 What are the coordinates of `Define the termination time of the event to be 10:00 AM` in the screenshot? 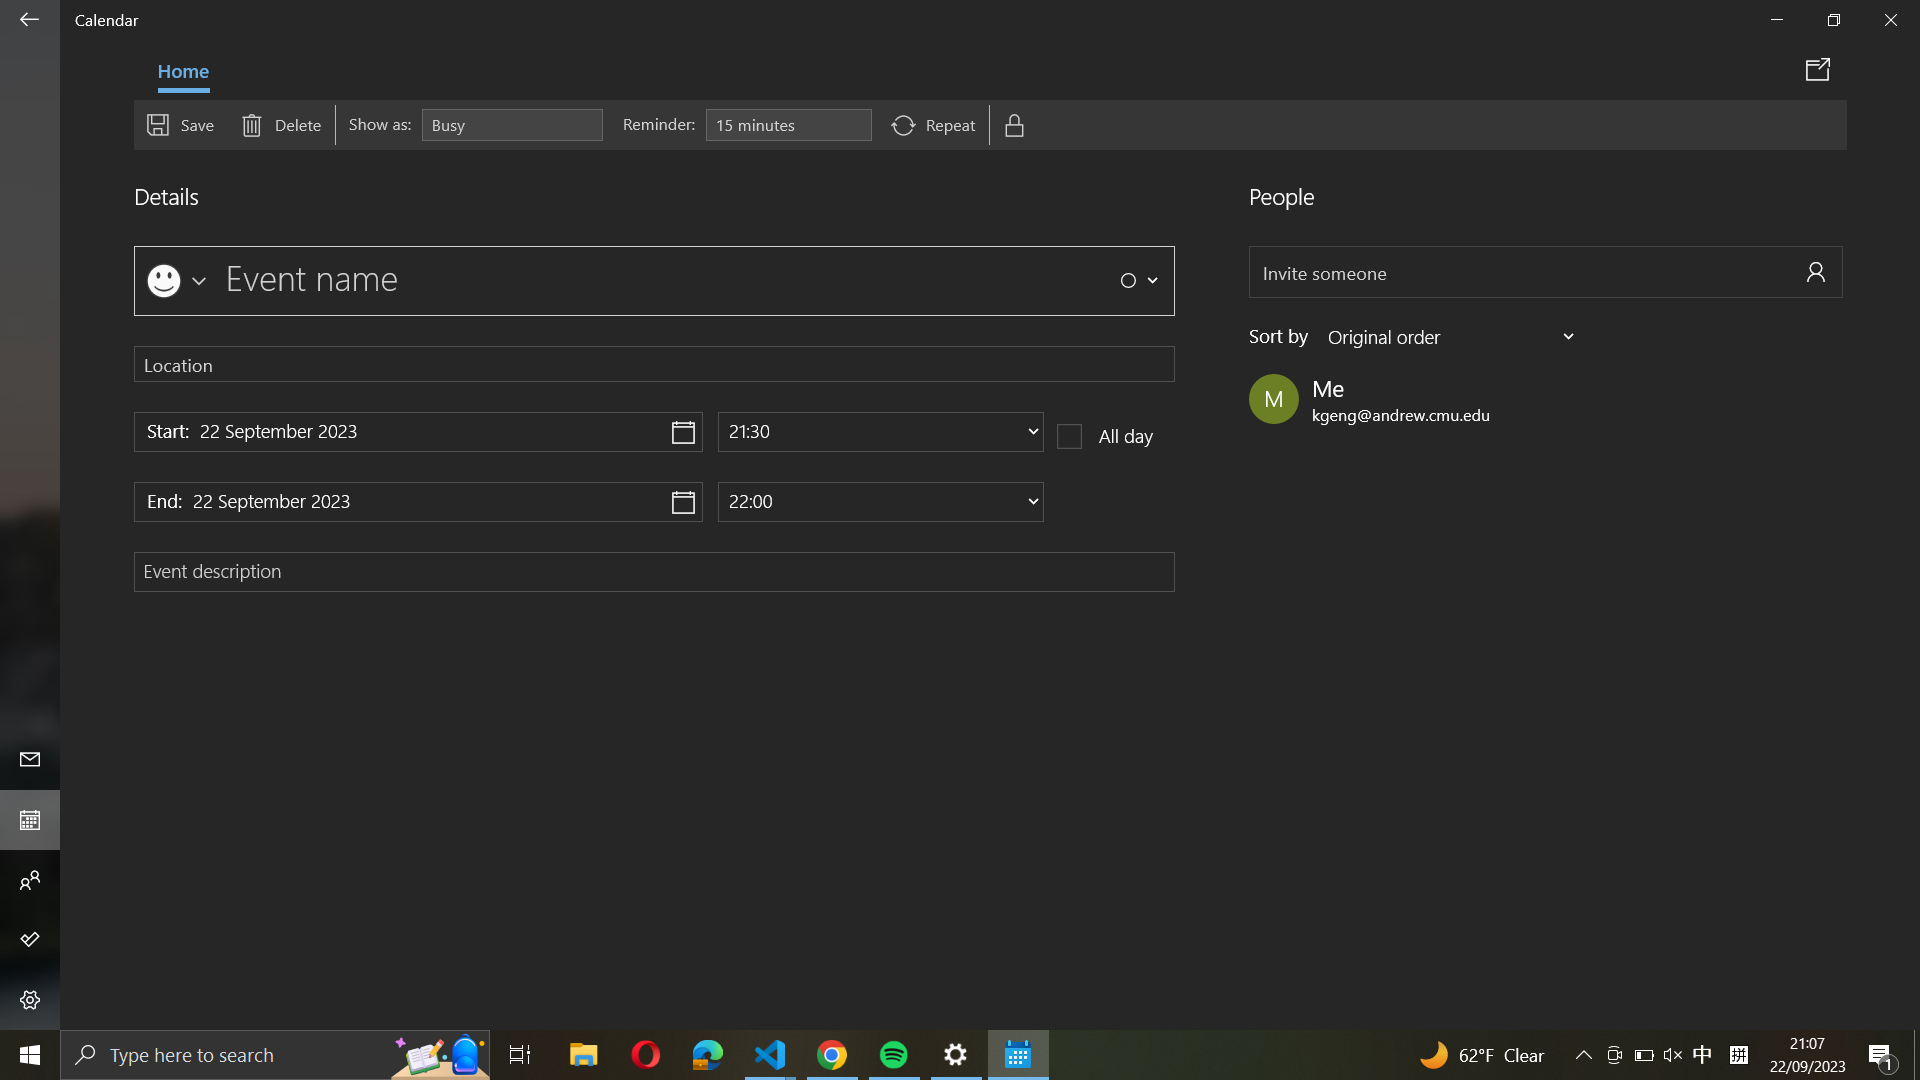 It's located at (880, 500).